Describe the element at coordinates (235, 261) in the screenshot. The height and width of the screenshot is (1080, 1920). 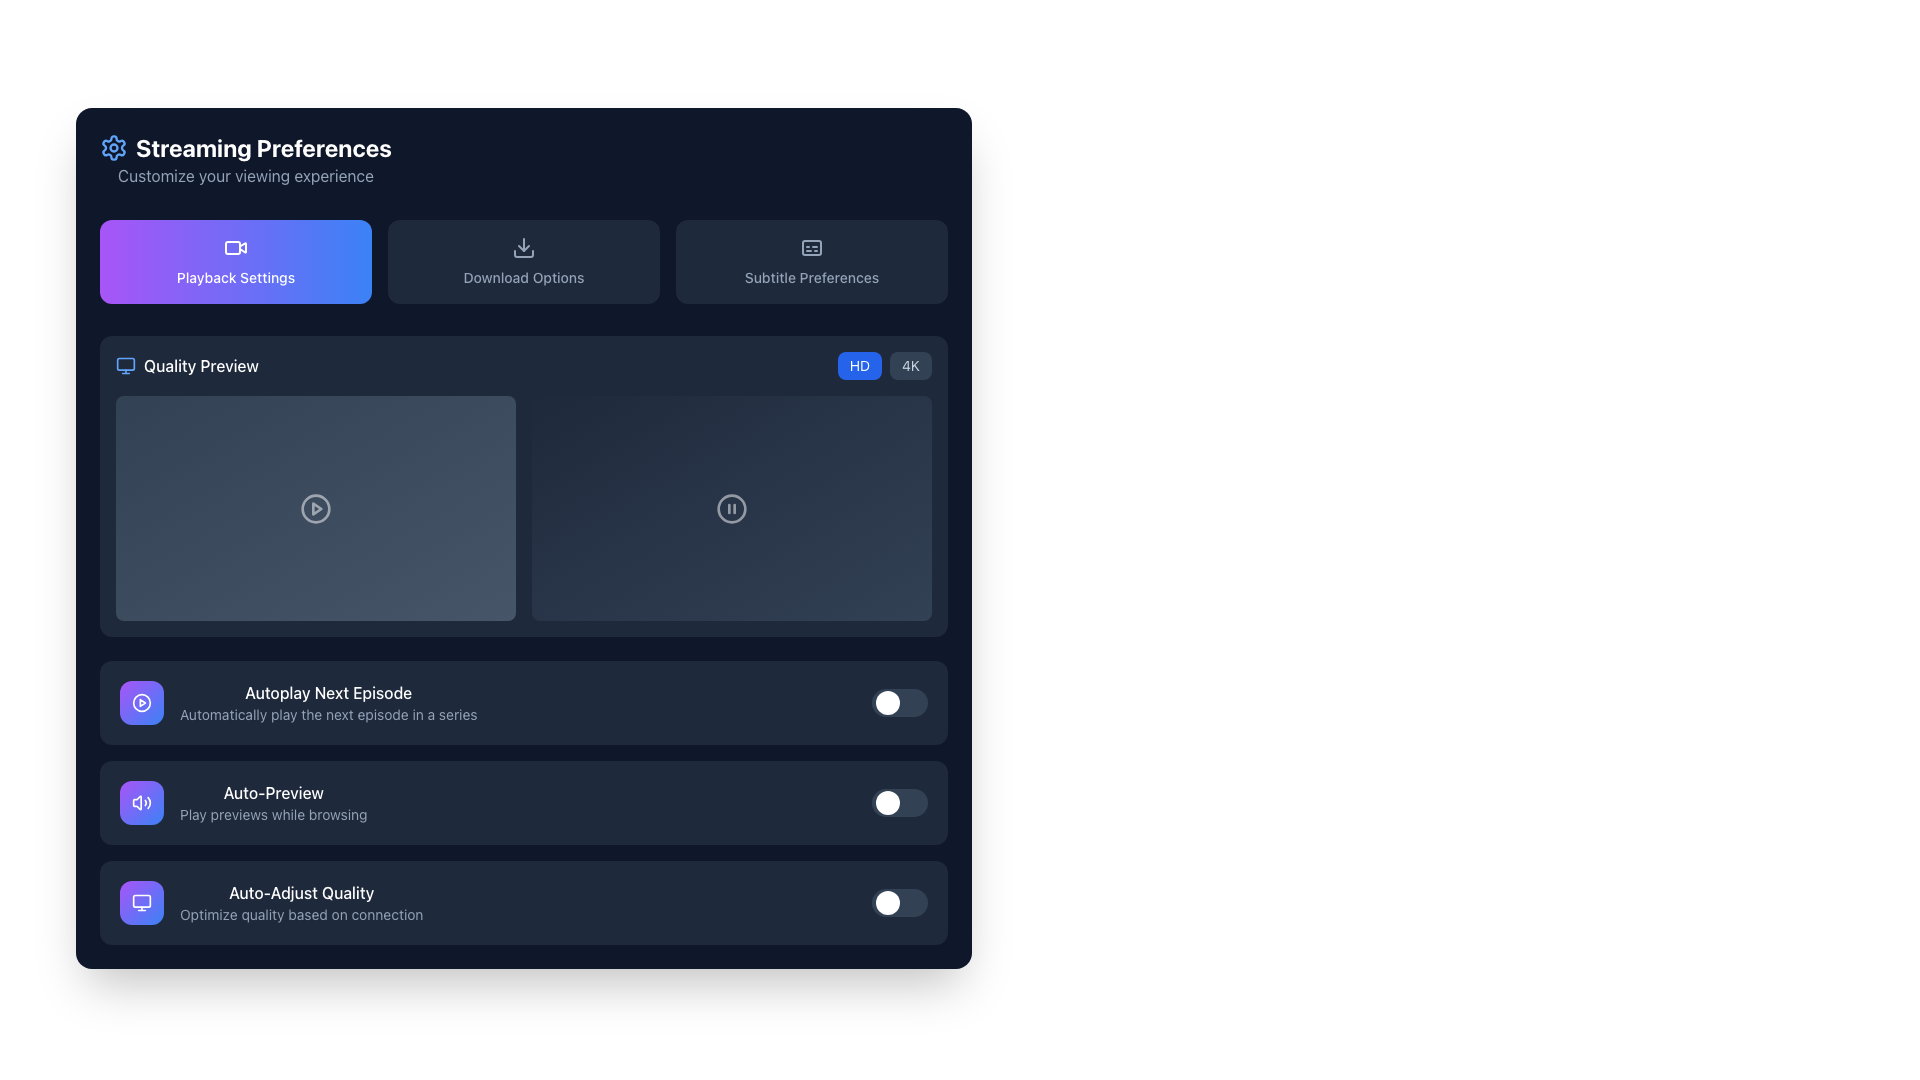
I see `the first button in the group for navigating to playback settings related to streaming preferences, positioned below the 'Streaming Preferences' header` at that location.